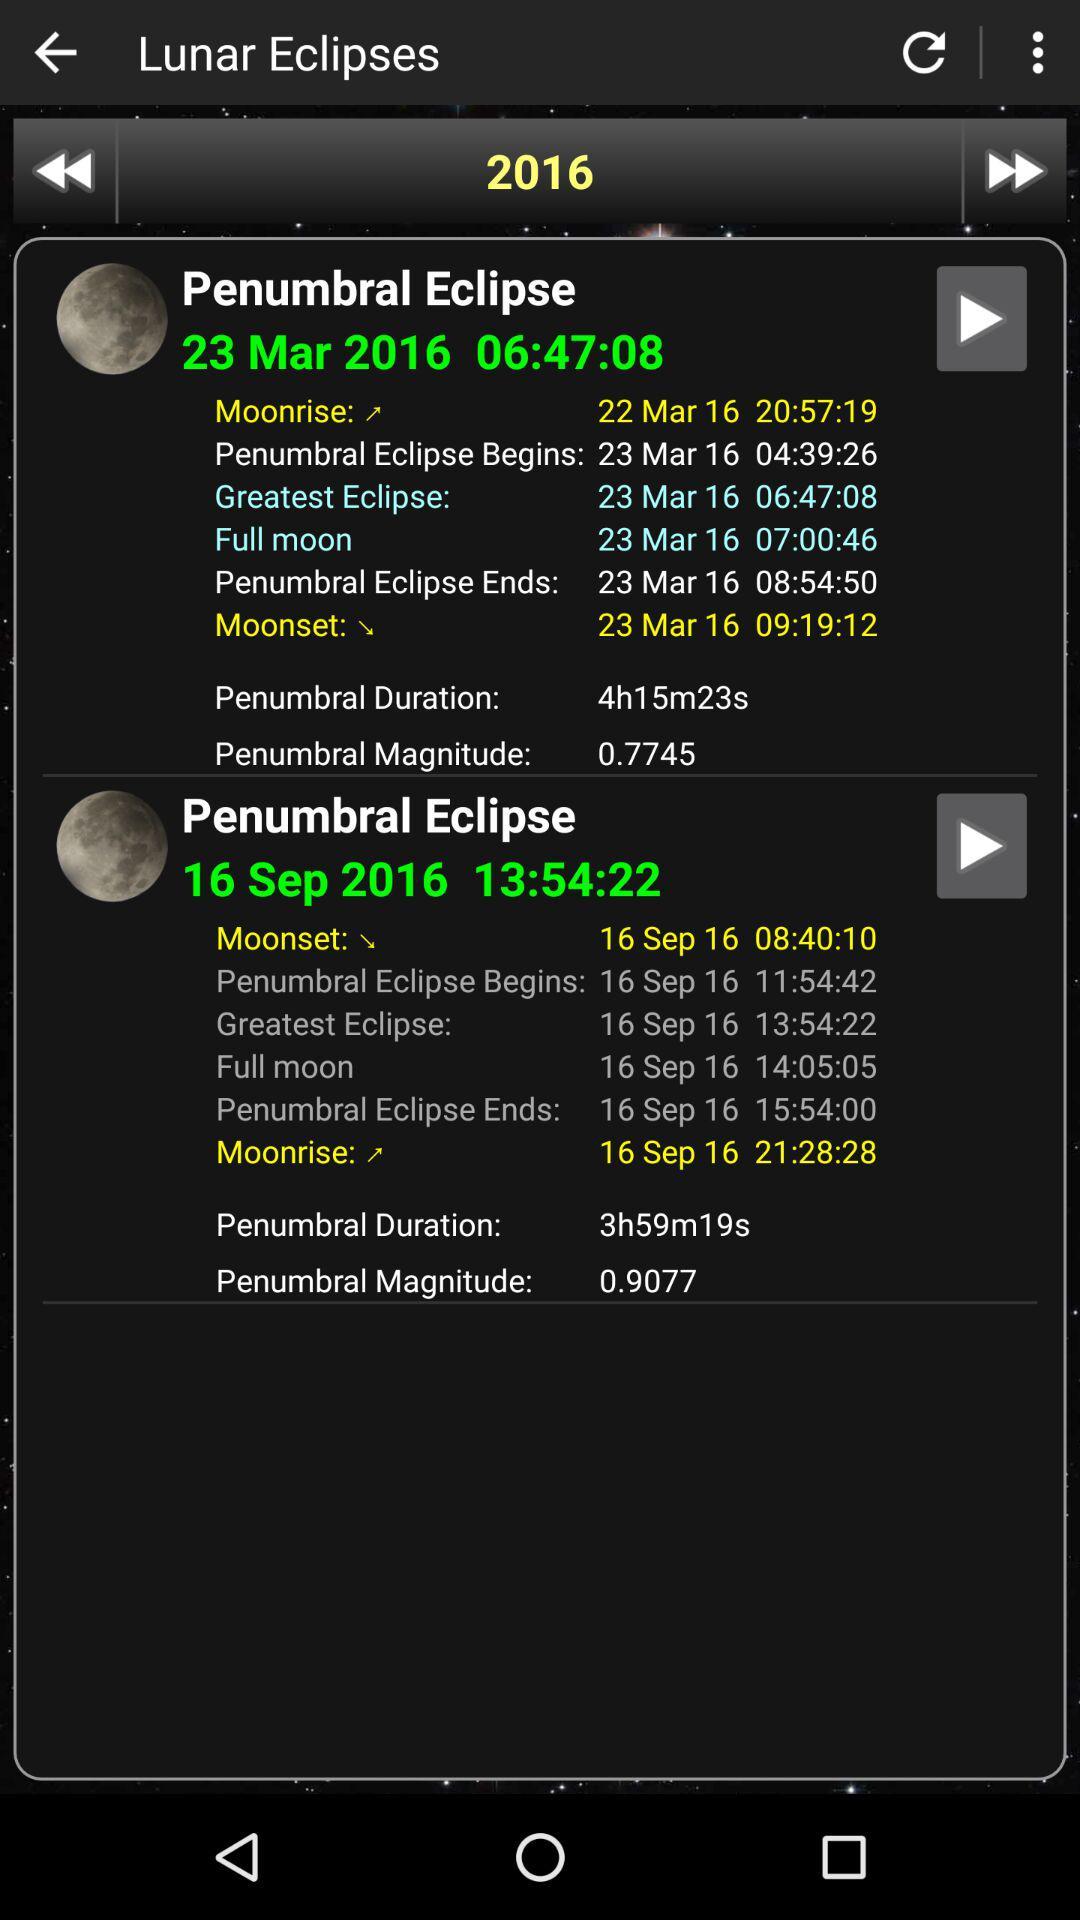 This screenshot has width=1080, height=1920. I want to click on go back, so click(63, 171).